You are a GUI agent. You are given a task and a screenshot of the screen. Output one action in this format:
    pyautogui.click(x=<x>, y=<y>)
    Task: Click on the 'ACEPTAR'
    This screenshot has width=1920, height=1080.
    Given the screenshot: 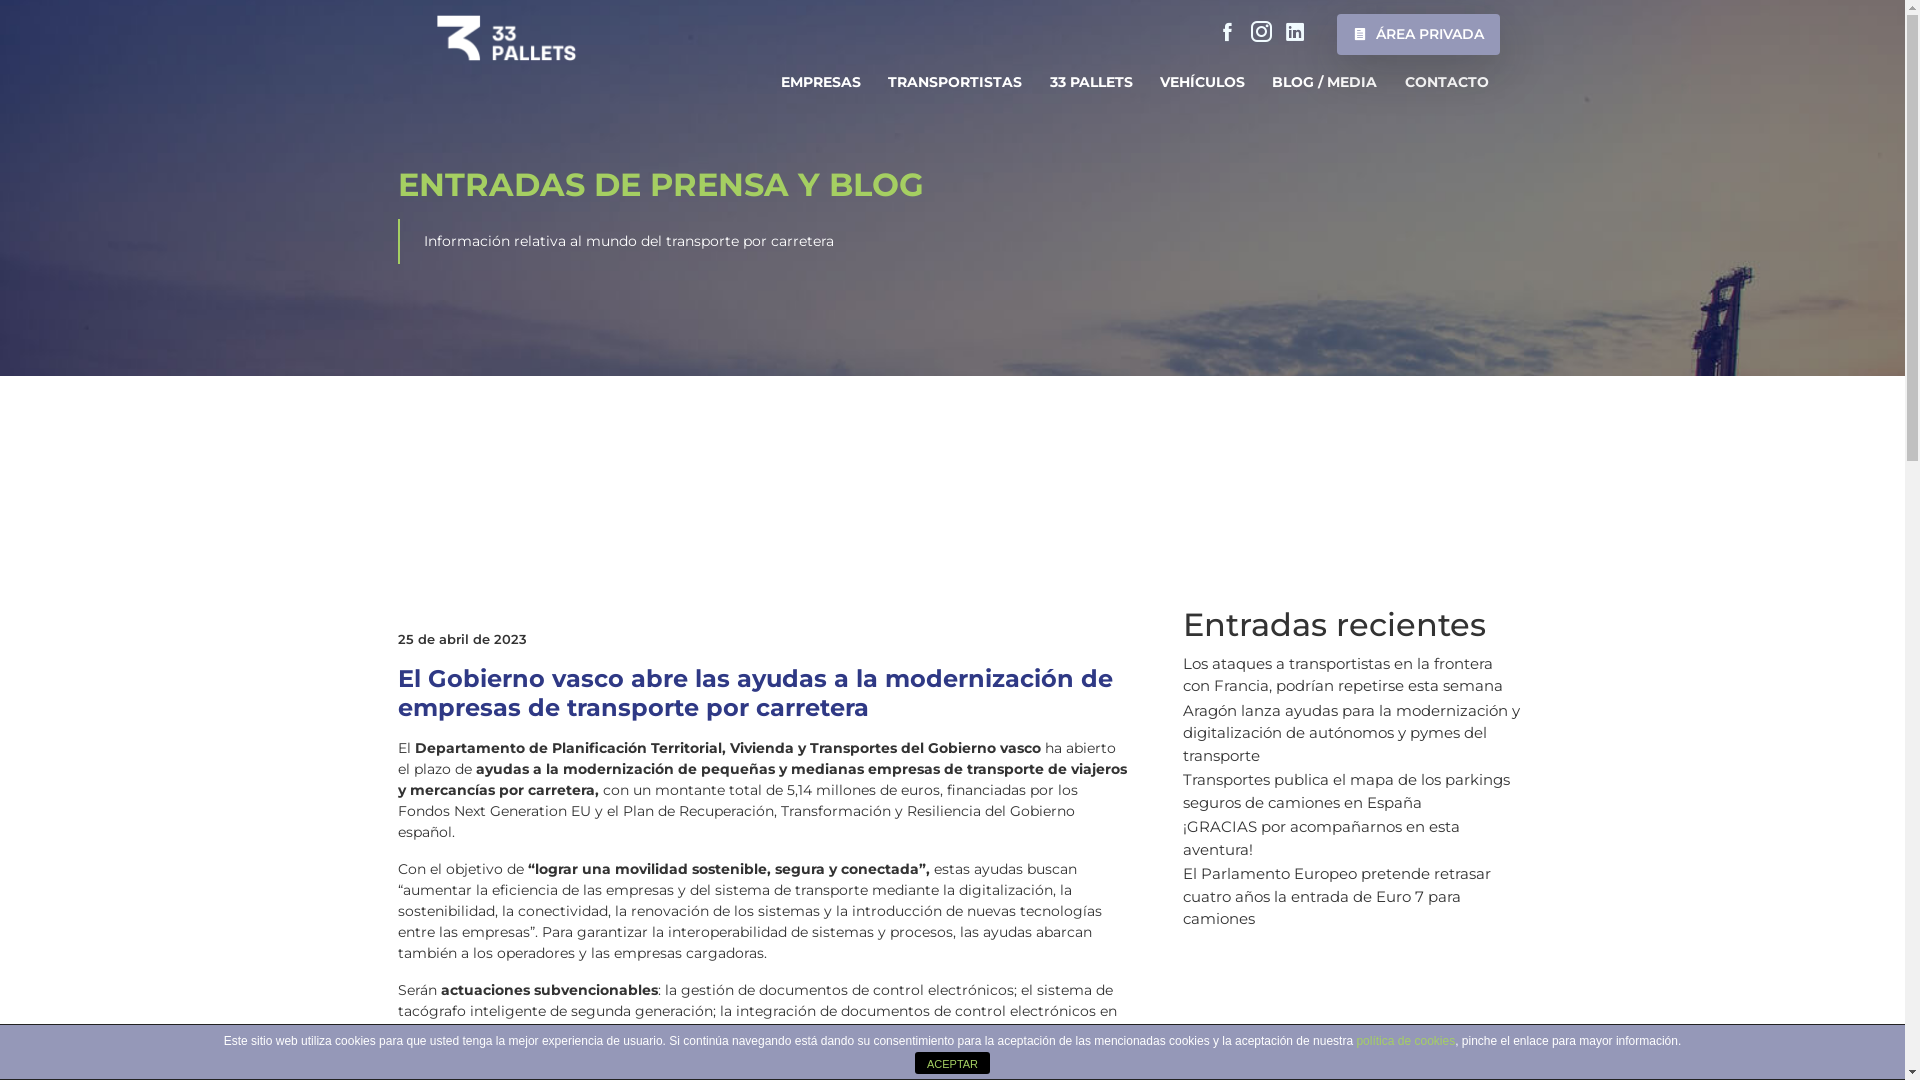 What is the action you would take?
    pyautogui.click(x=951, y=1062)
    